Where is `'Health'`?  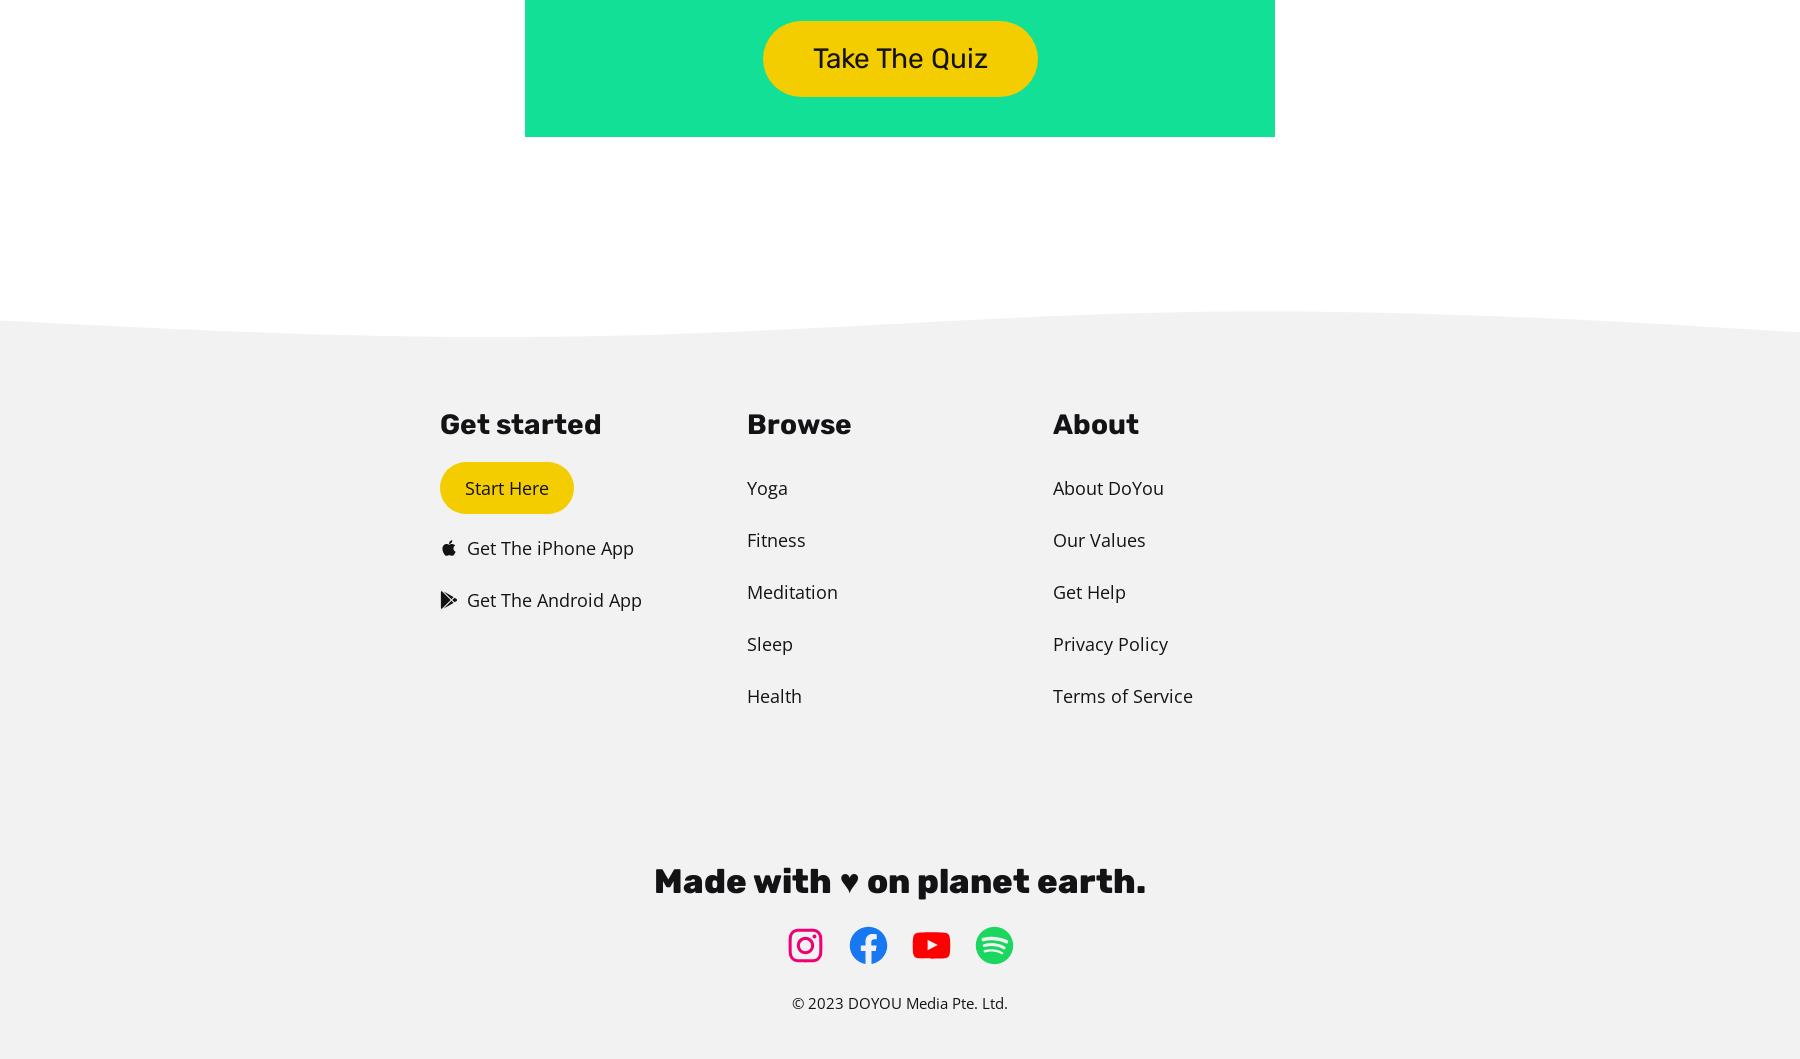 'Health' is located at coordinates (772, 695).